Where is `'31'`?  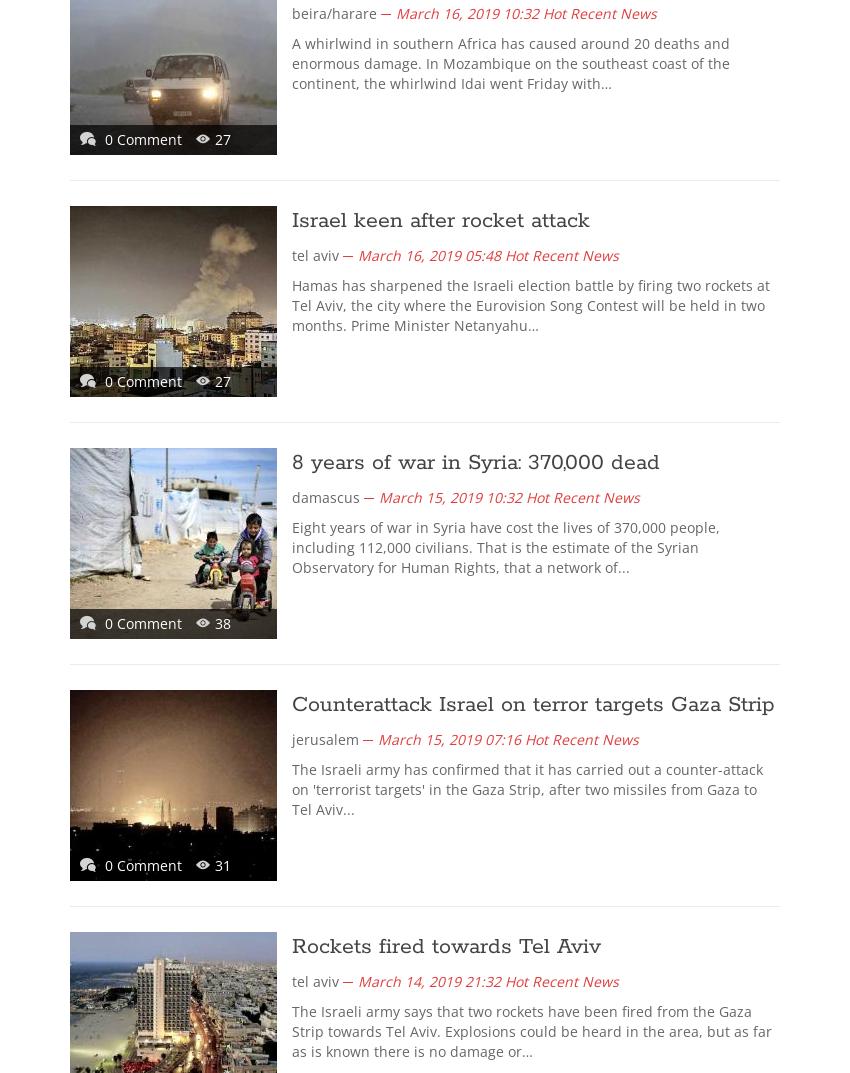 '31' is located at coordinates (214, 864).